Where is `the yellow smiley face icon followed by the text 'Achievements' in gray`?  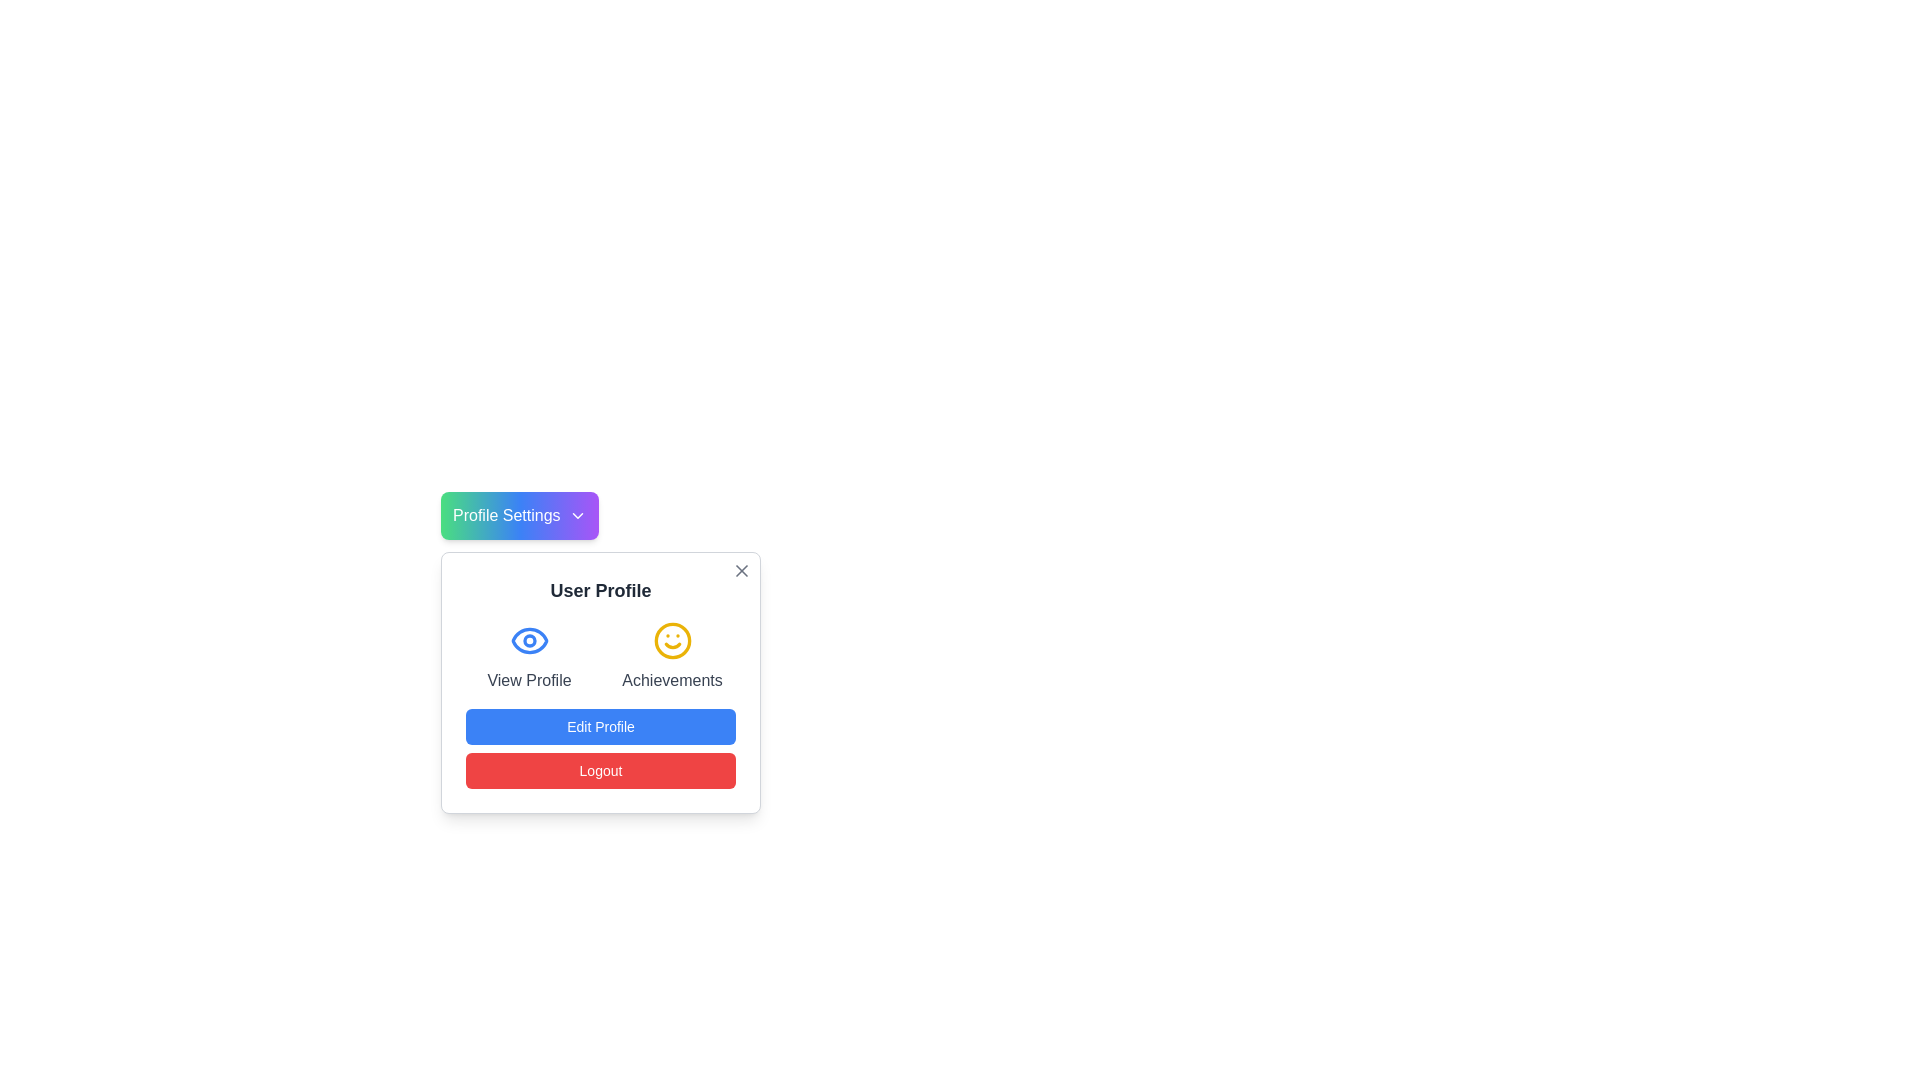 the yellow smiley face icon followed by the text 'Achievements' in gray is located at coordinates (672, 656).